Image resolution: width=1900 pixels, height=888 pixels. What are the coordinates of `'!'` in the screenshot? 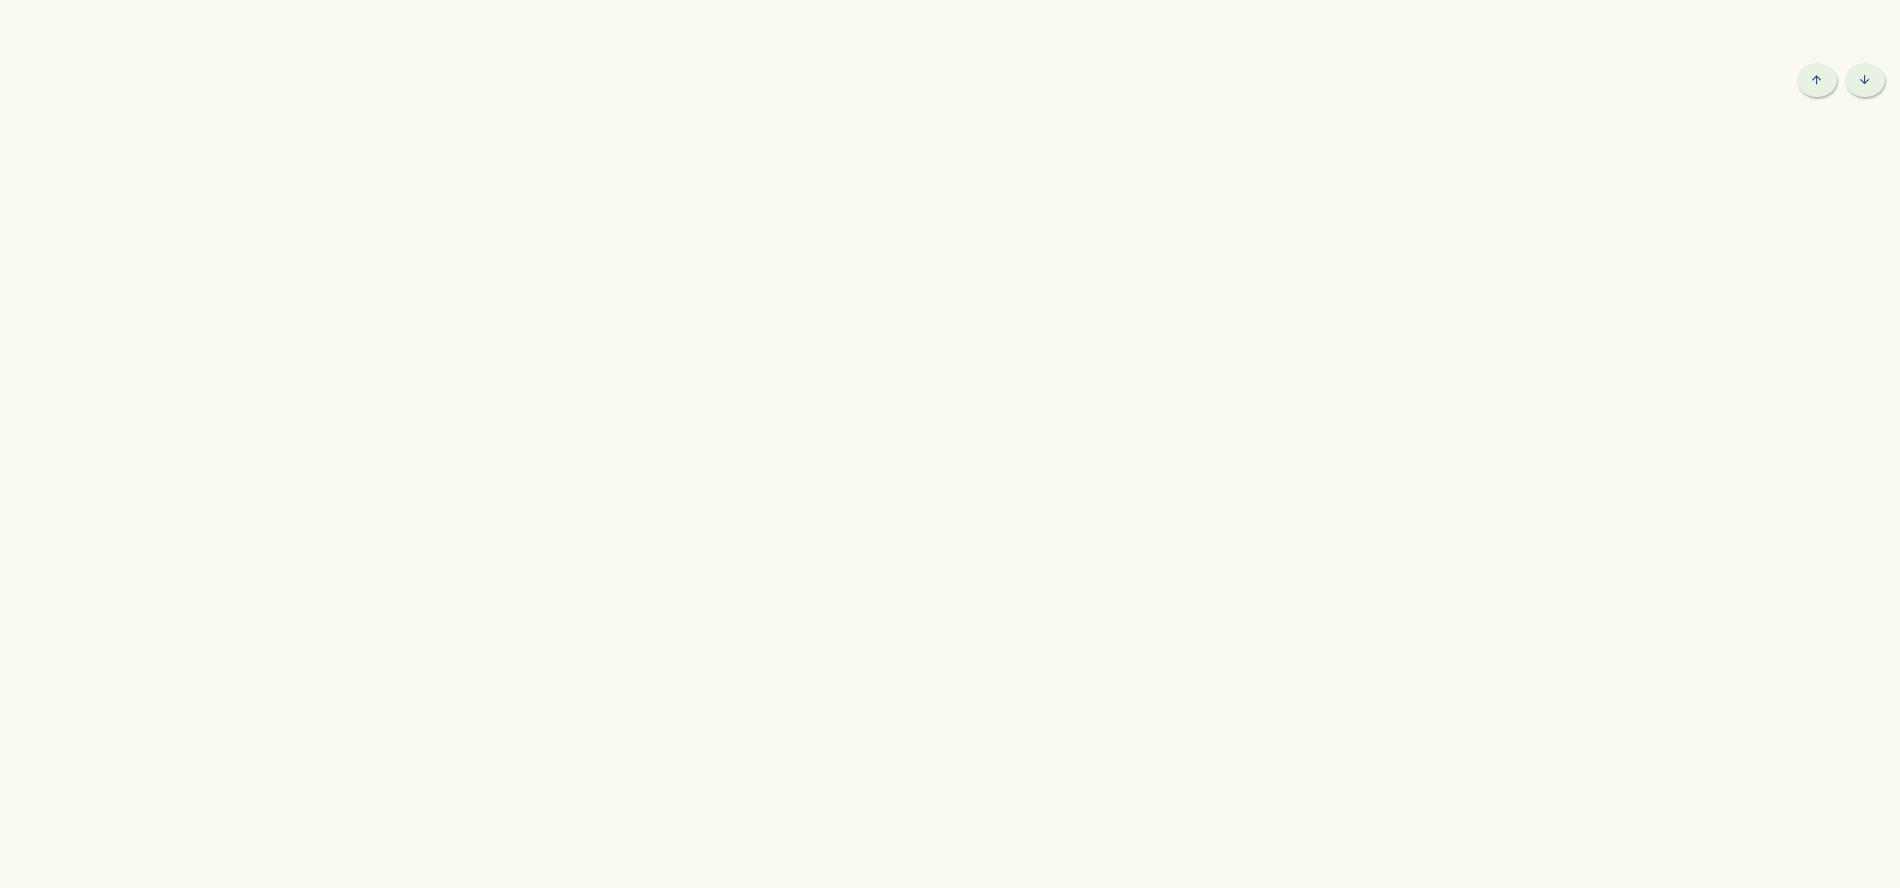 It's located at (502, 24).